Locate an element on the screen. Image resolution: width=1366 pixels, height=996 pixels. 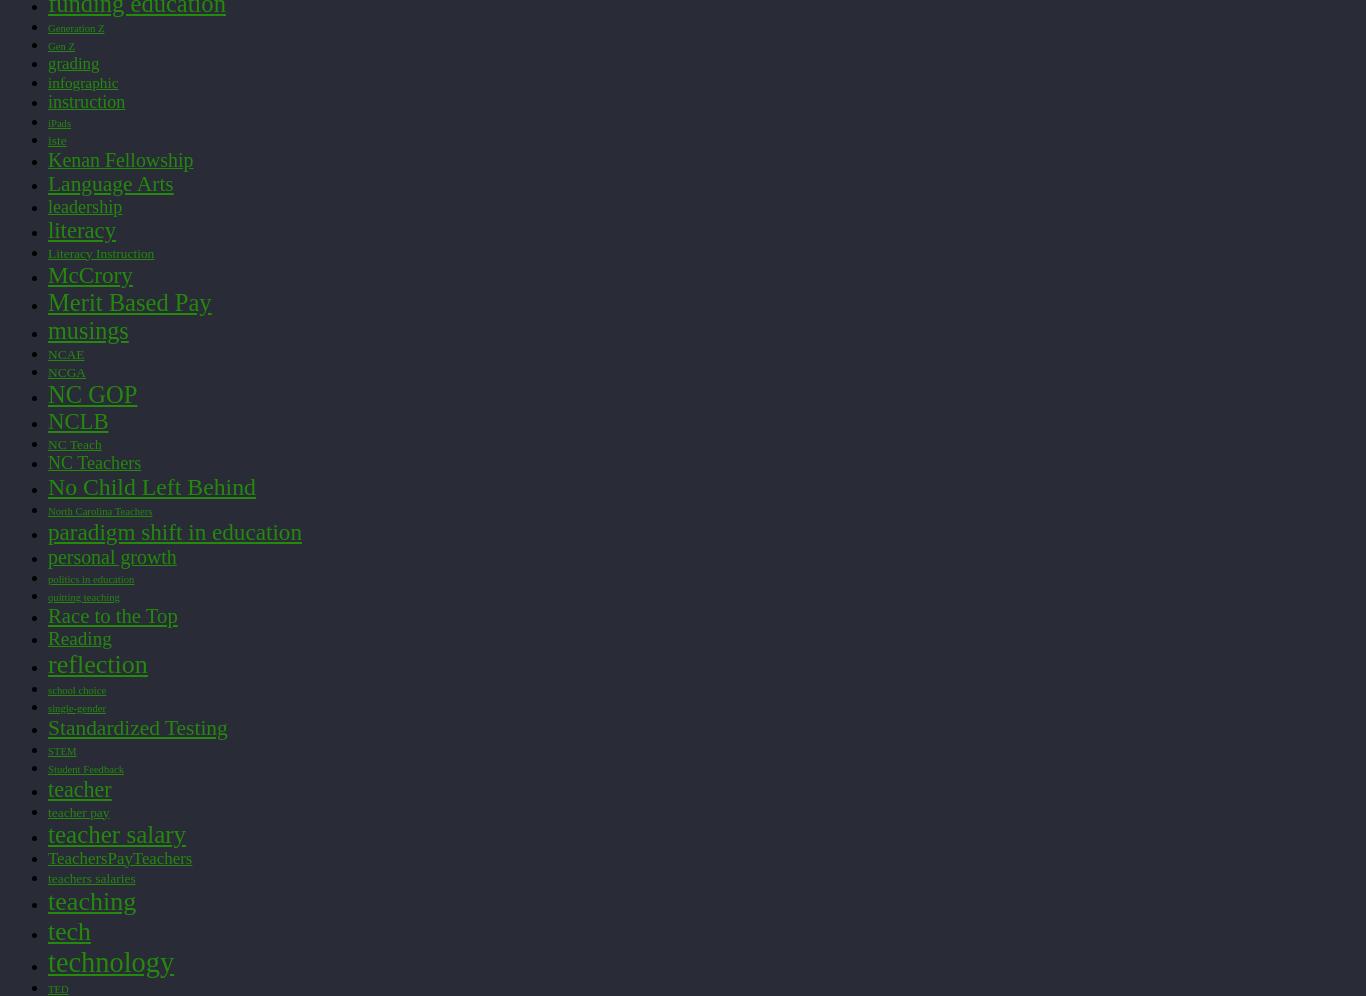
'instruction' is located at coordinates (47, 100).